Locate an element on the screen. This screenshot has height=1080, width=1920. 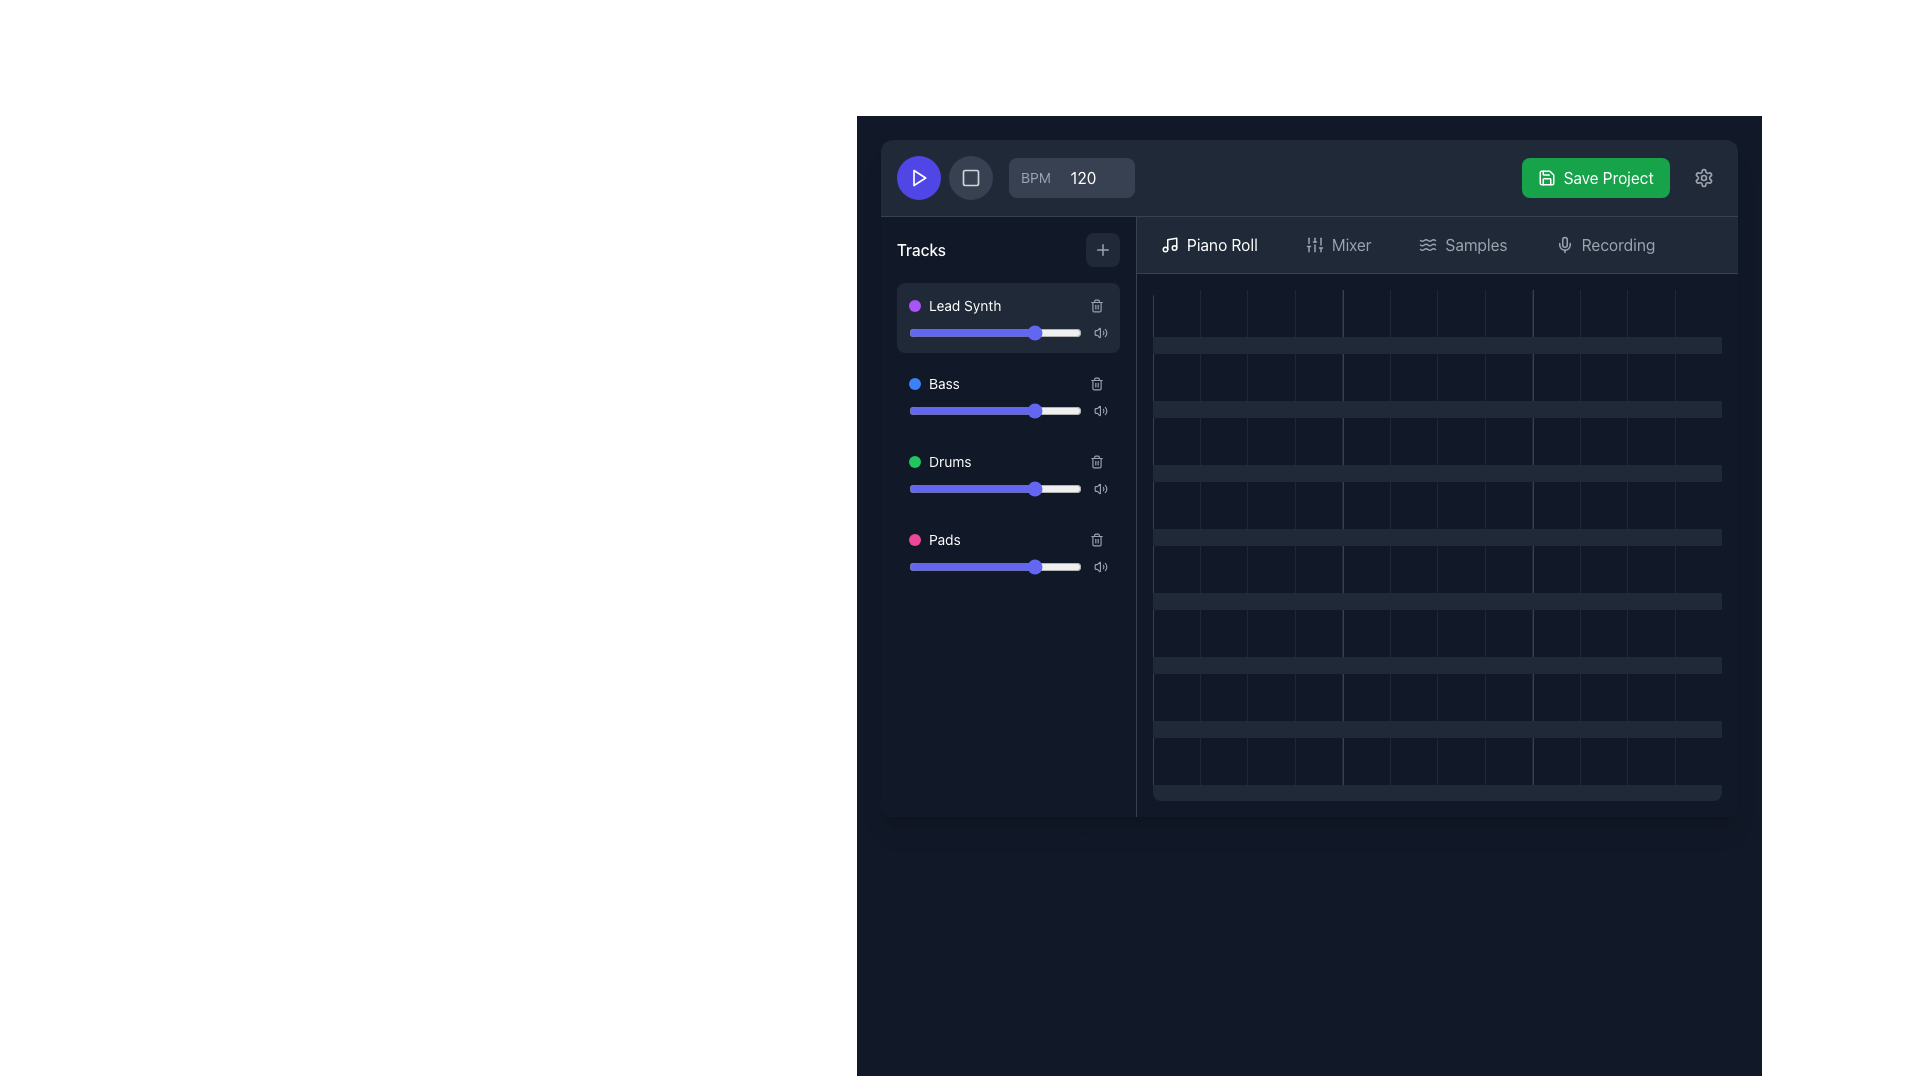
the first row and first column grid cell, which is a dark gray square box that lightens when hovered, located to the right of the 'Tracks' section and below the 'Piano Roll' tab is located at coordinates (1176, 313).